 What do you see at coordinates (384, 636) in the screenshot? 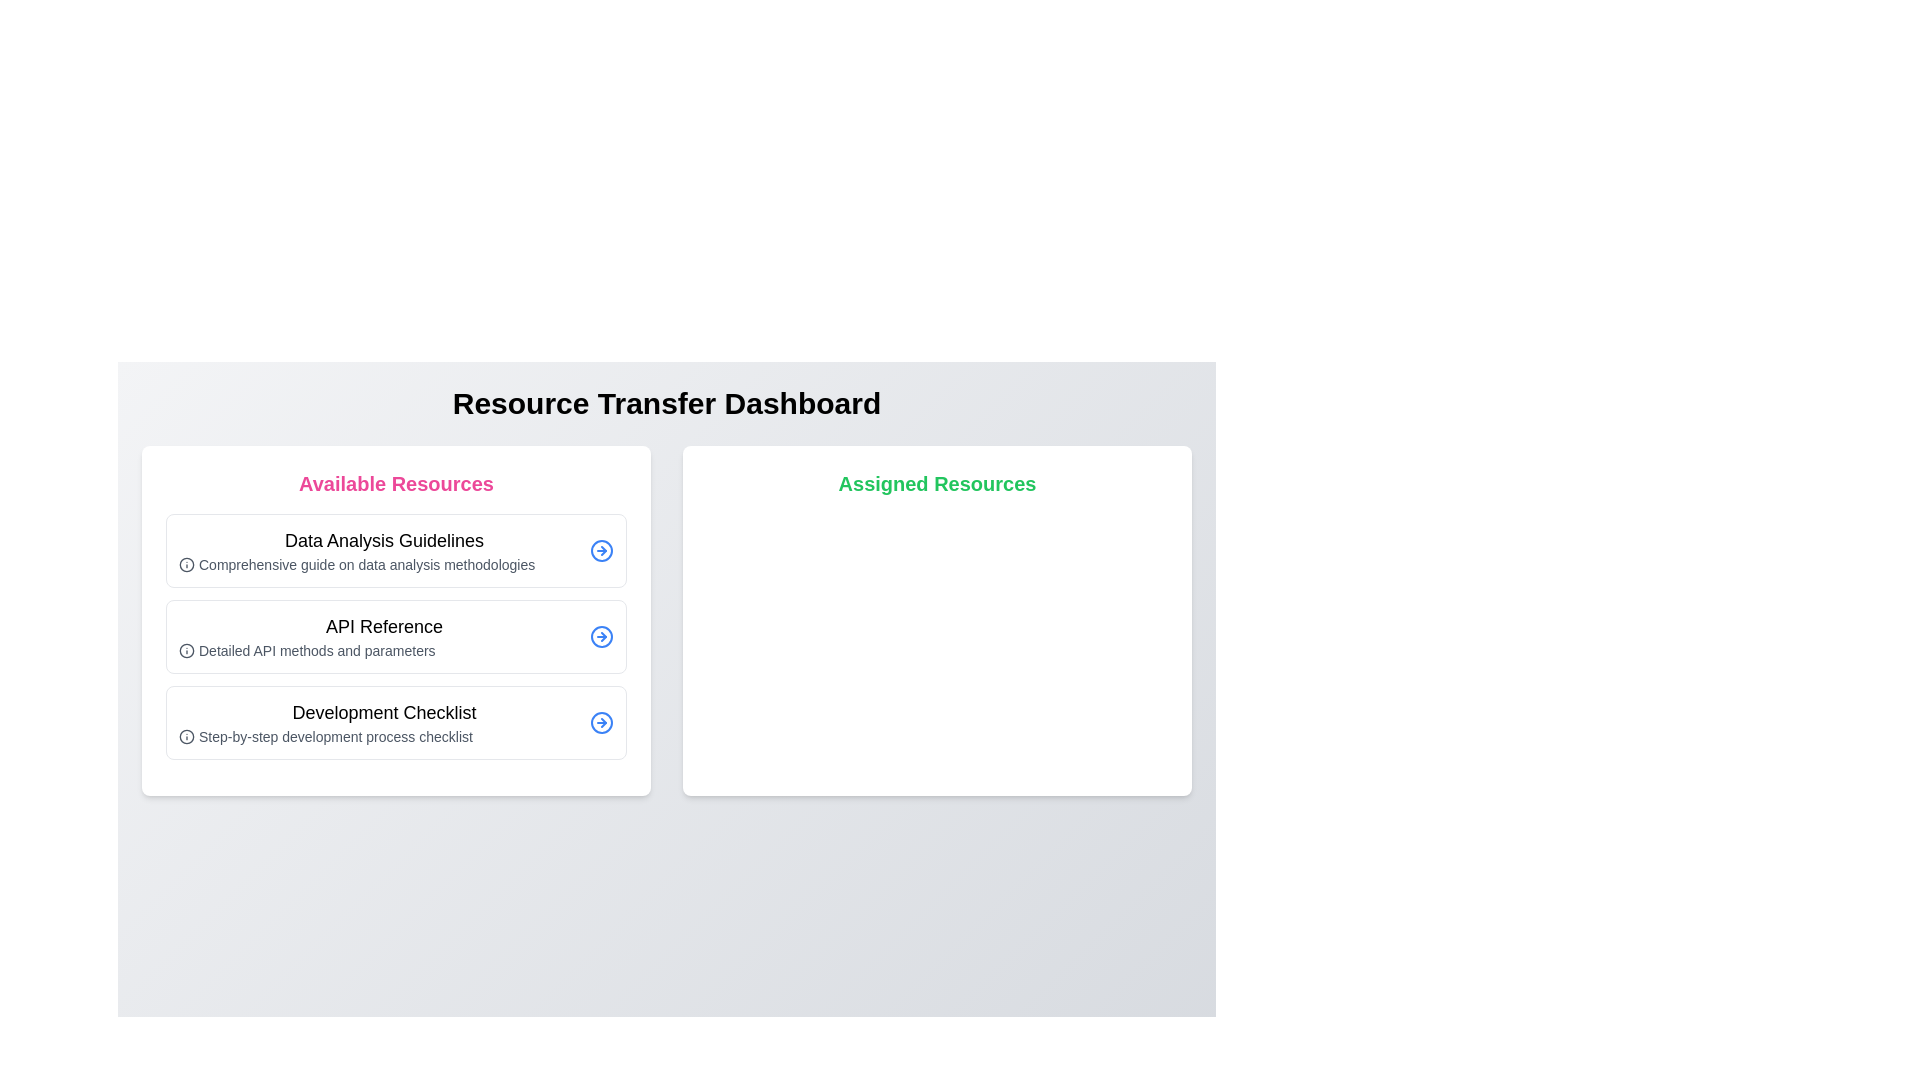
I see `the 'API Reference' Information card in the Resource Transfer Dashboard` at bounding box center [384, 636].